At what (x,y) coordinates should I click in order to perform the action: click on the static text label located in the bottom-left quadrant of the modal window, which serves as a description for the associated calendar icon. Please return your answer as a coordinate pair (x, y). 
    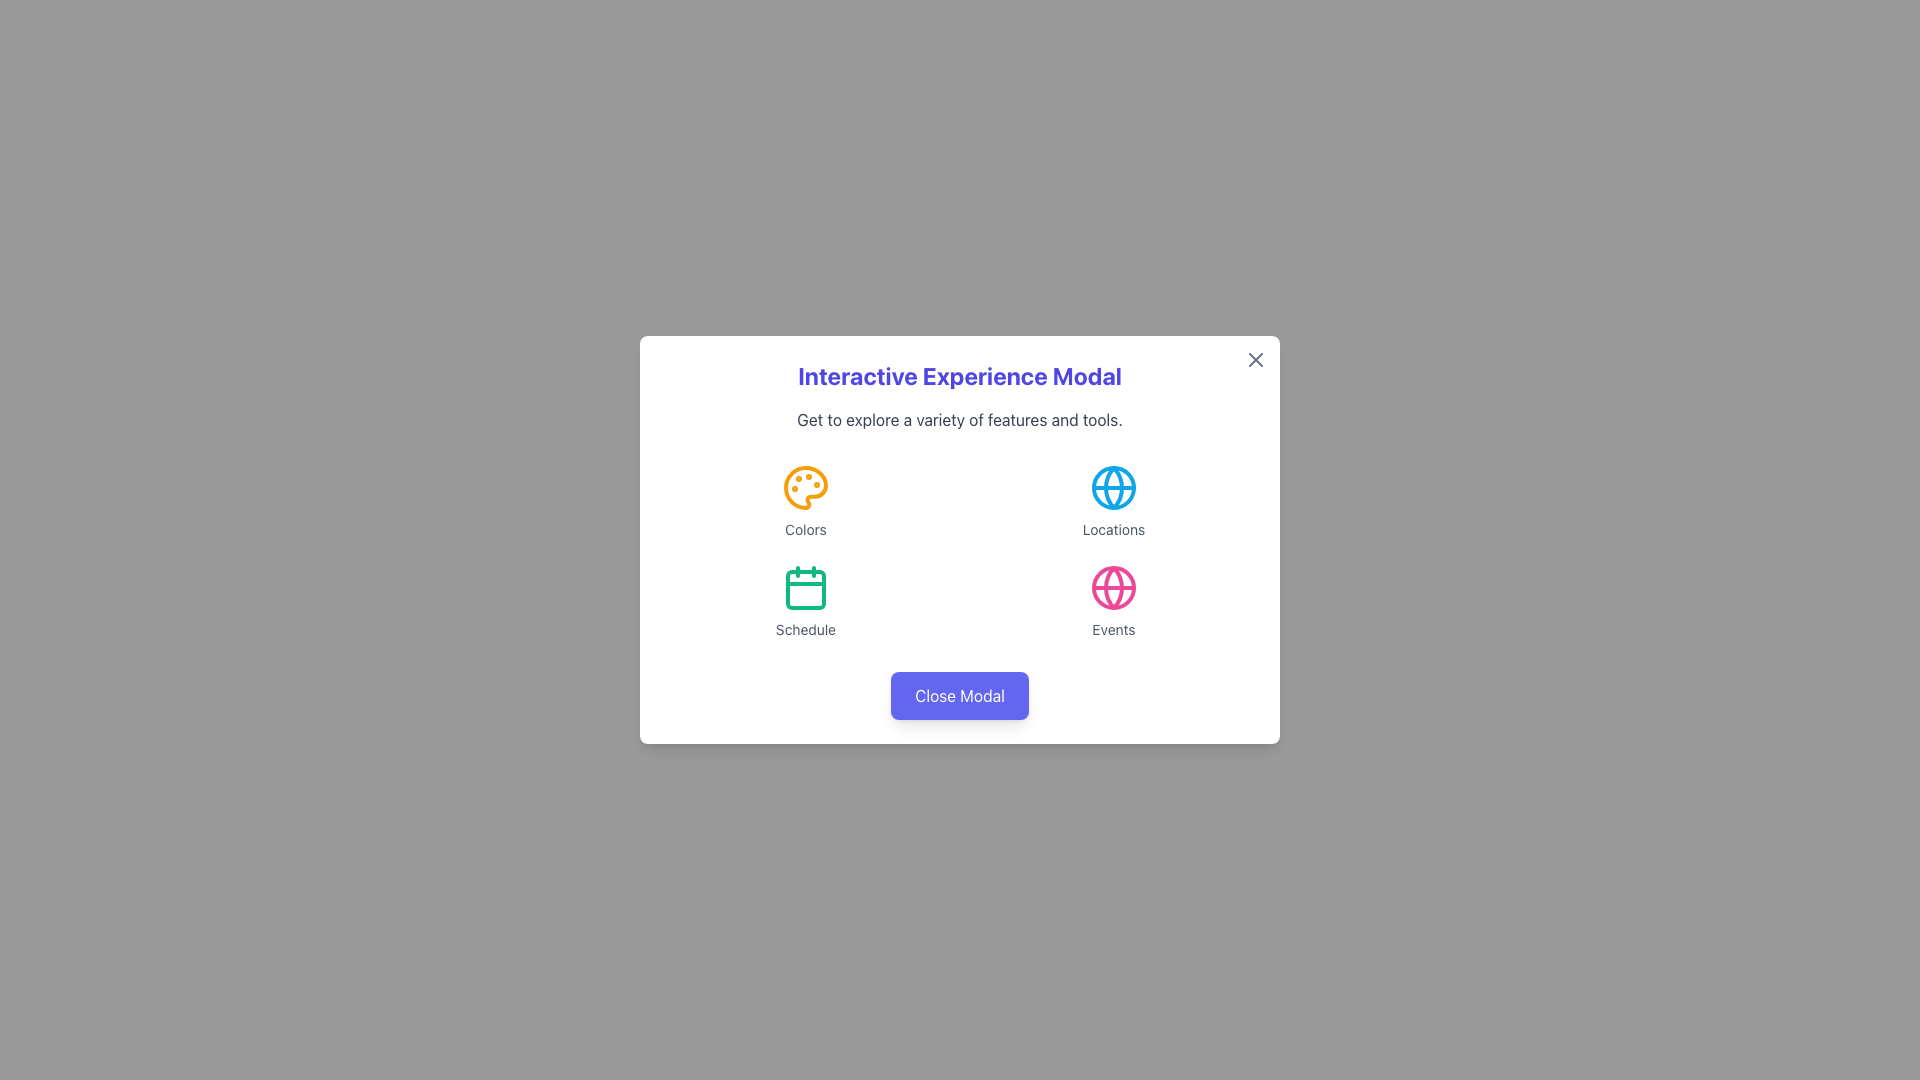
    Looking at the image, I should click on (806, 628).